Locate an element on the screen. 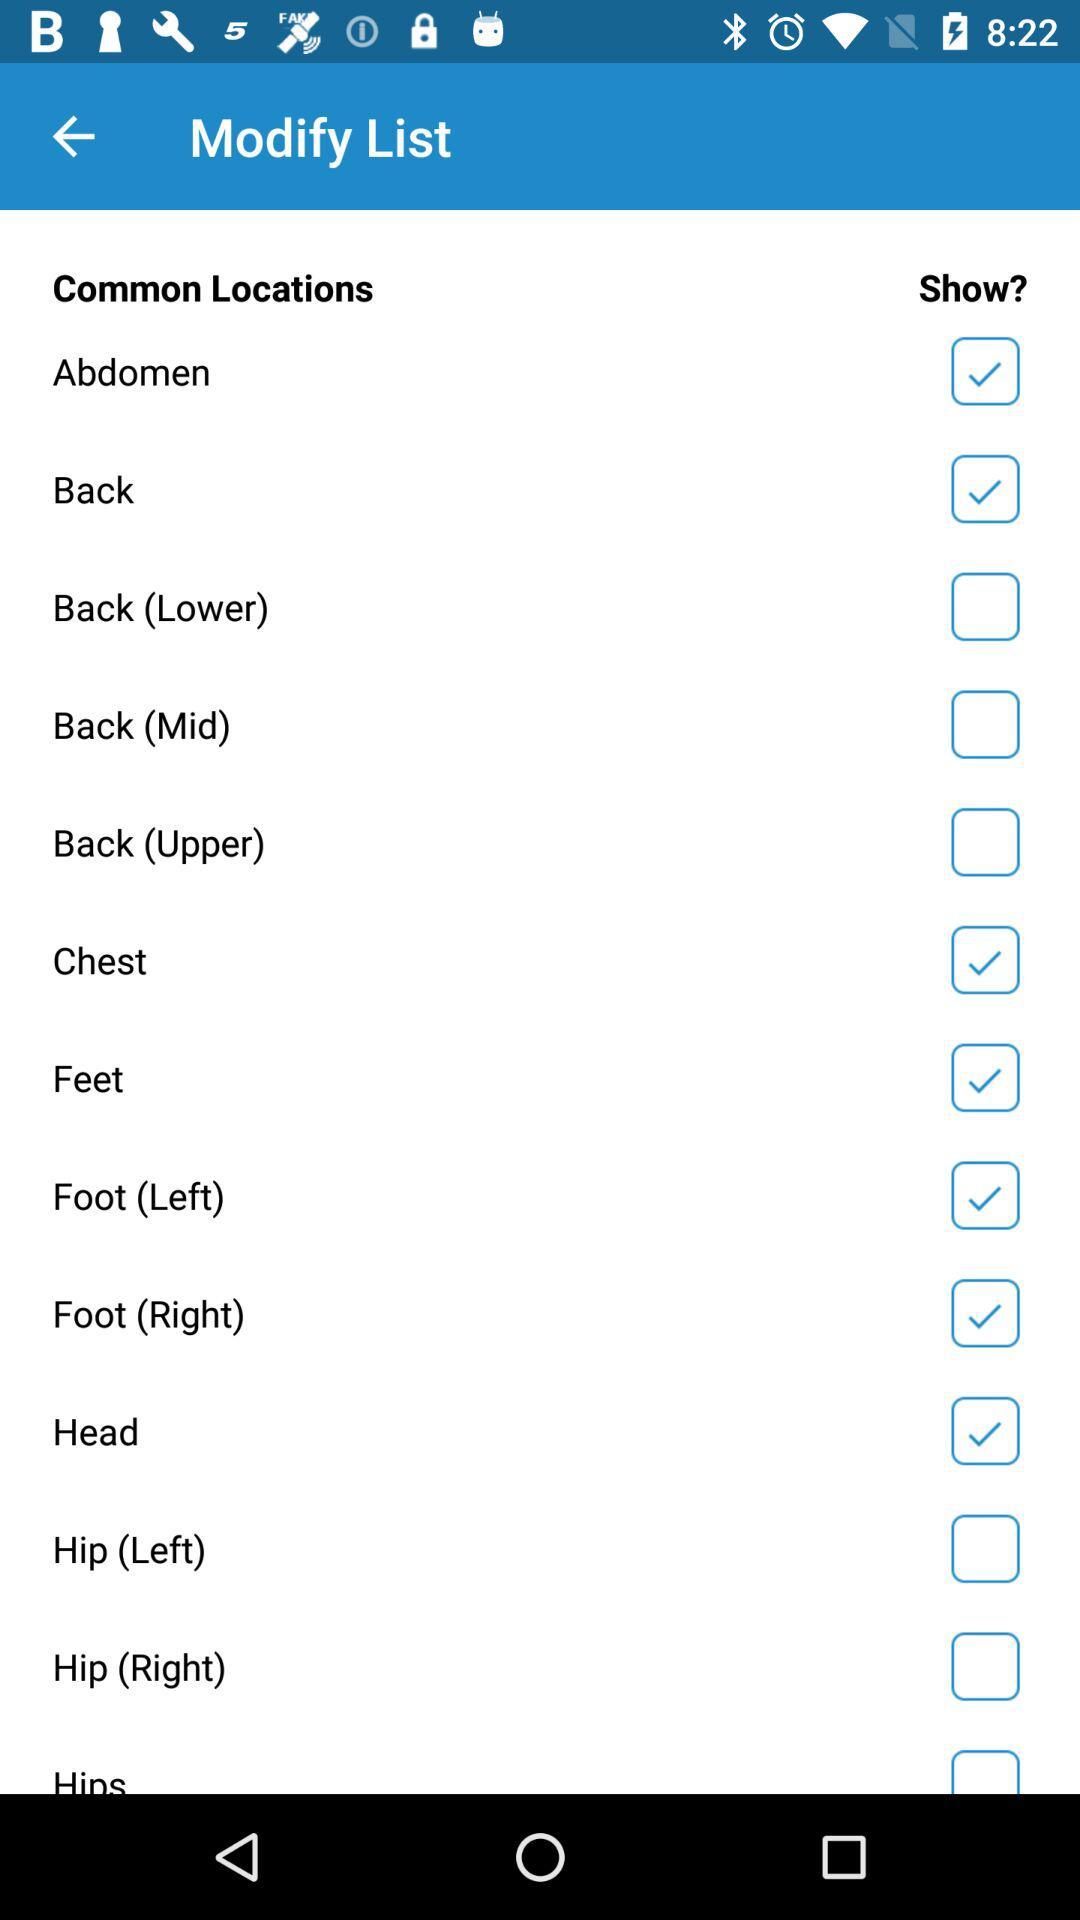 The image size is (1080, 1920). pain location change pain area is located at coordinates (984, 1076).